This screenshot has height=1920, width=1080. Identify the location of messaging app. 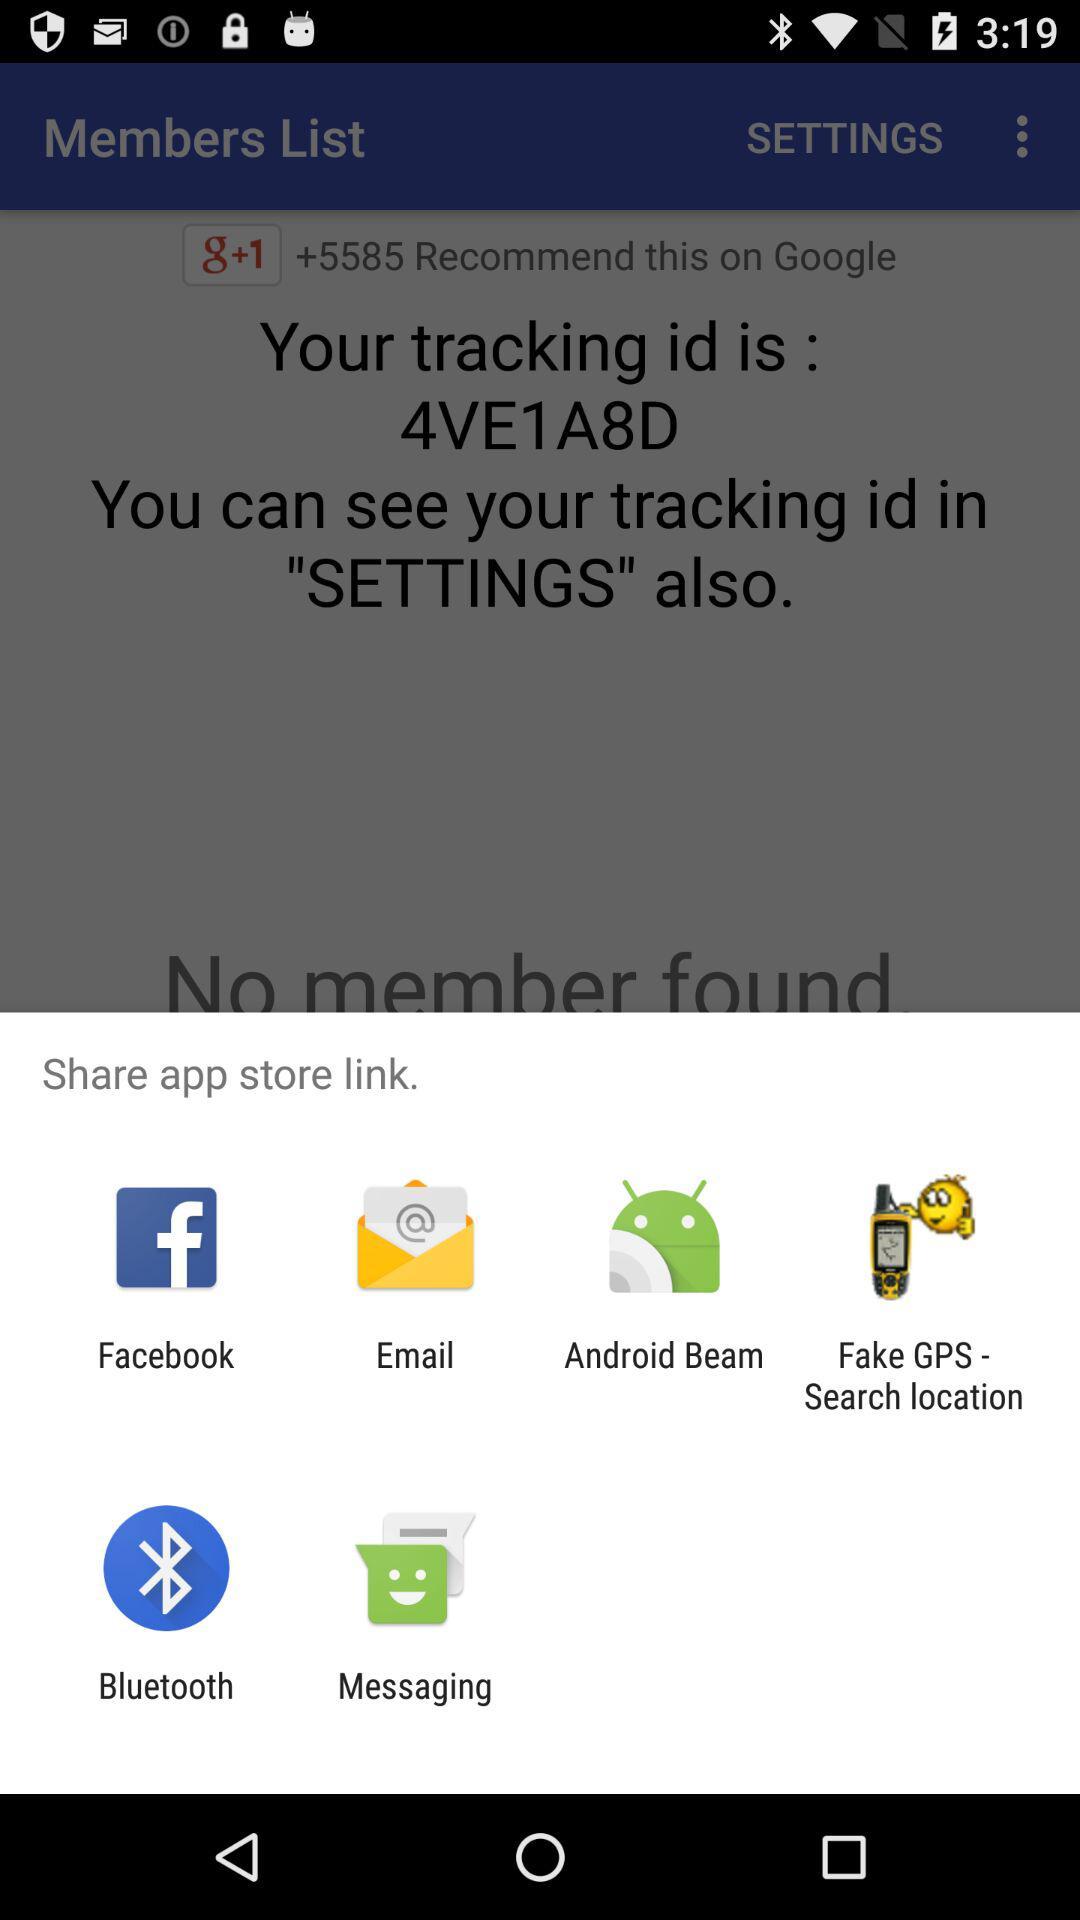
(414, 1705).